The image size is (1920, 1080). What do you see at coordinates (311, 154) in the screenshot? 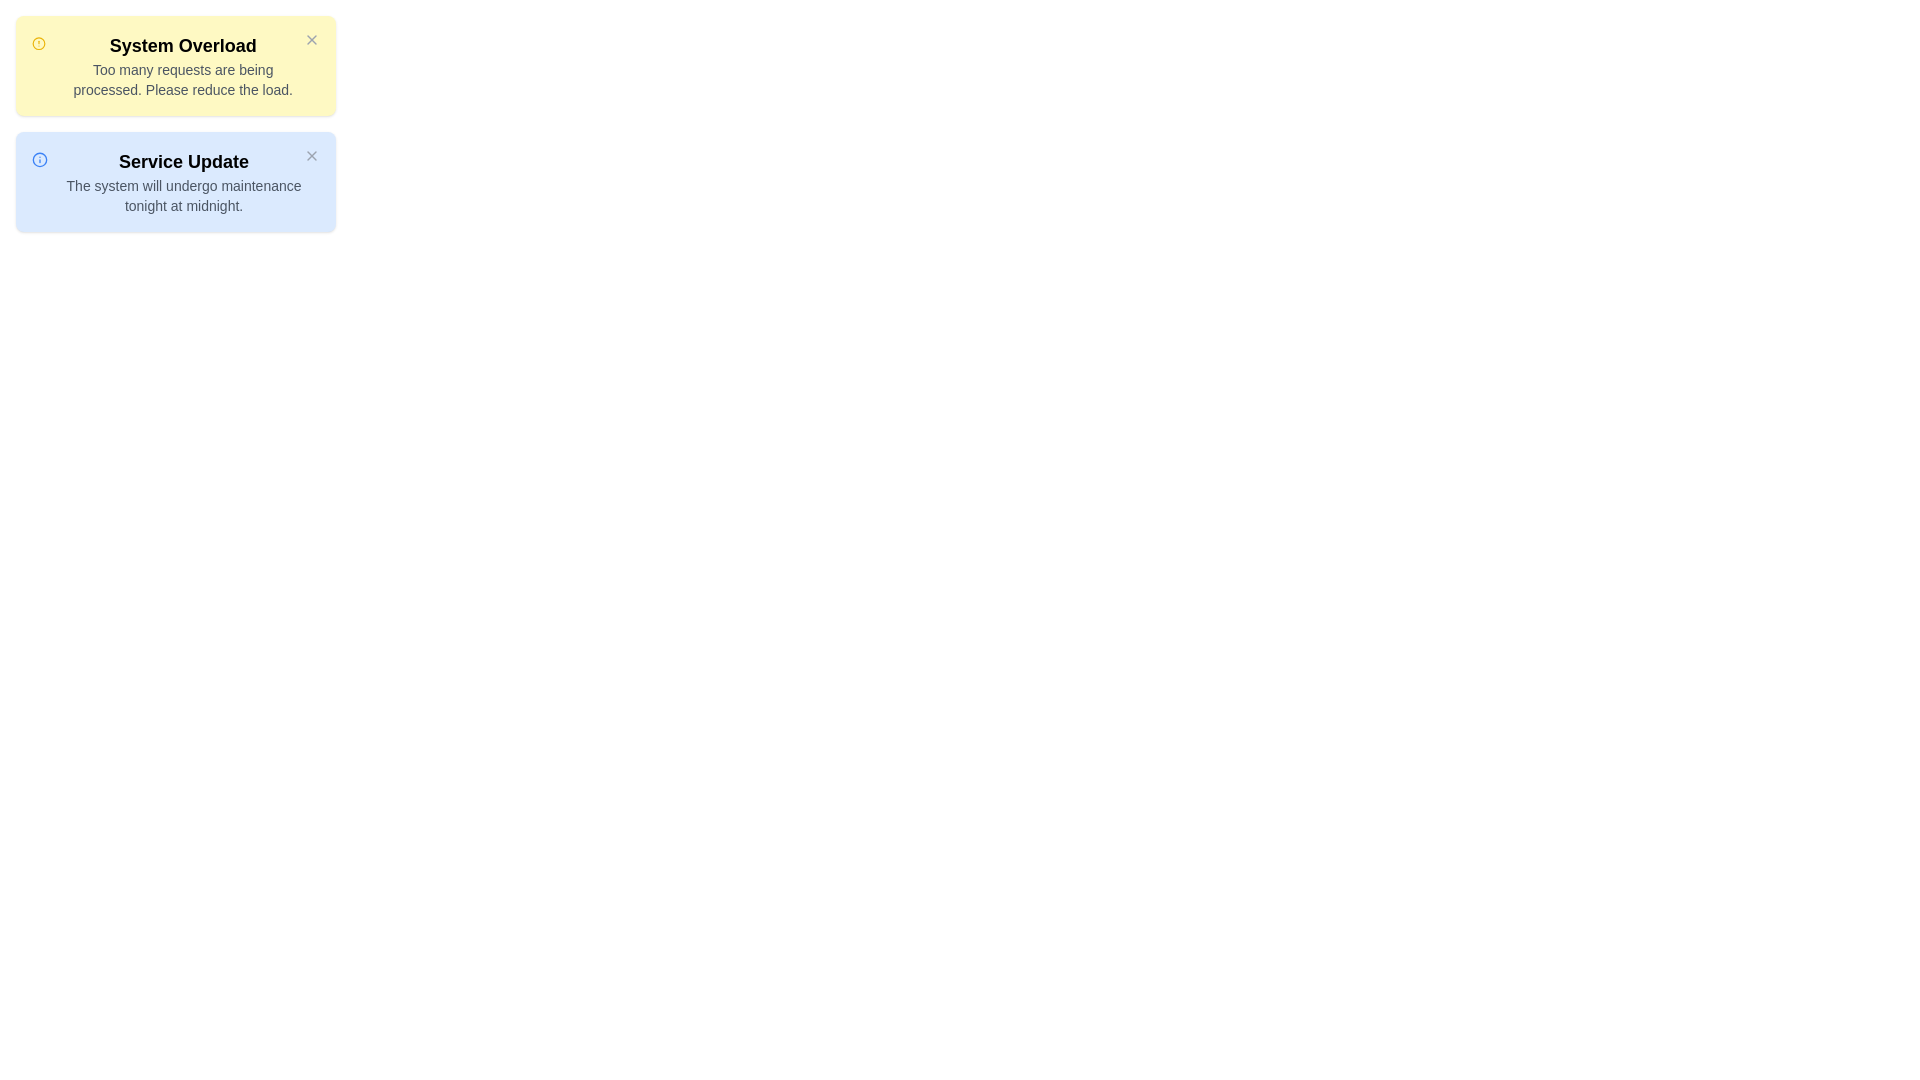
I see `the 'X' shaped gray button at the top-right corner of the blue notification card` at bounding box center [311, 154].